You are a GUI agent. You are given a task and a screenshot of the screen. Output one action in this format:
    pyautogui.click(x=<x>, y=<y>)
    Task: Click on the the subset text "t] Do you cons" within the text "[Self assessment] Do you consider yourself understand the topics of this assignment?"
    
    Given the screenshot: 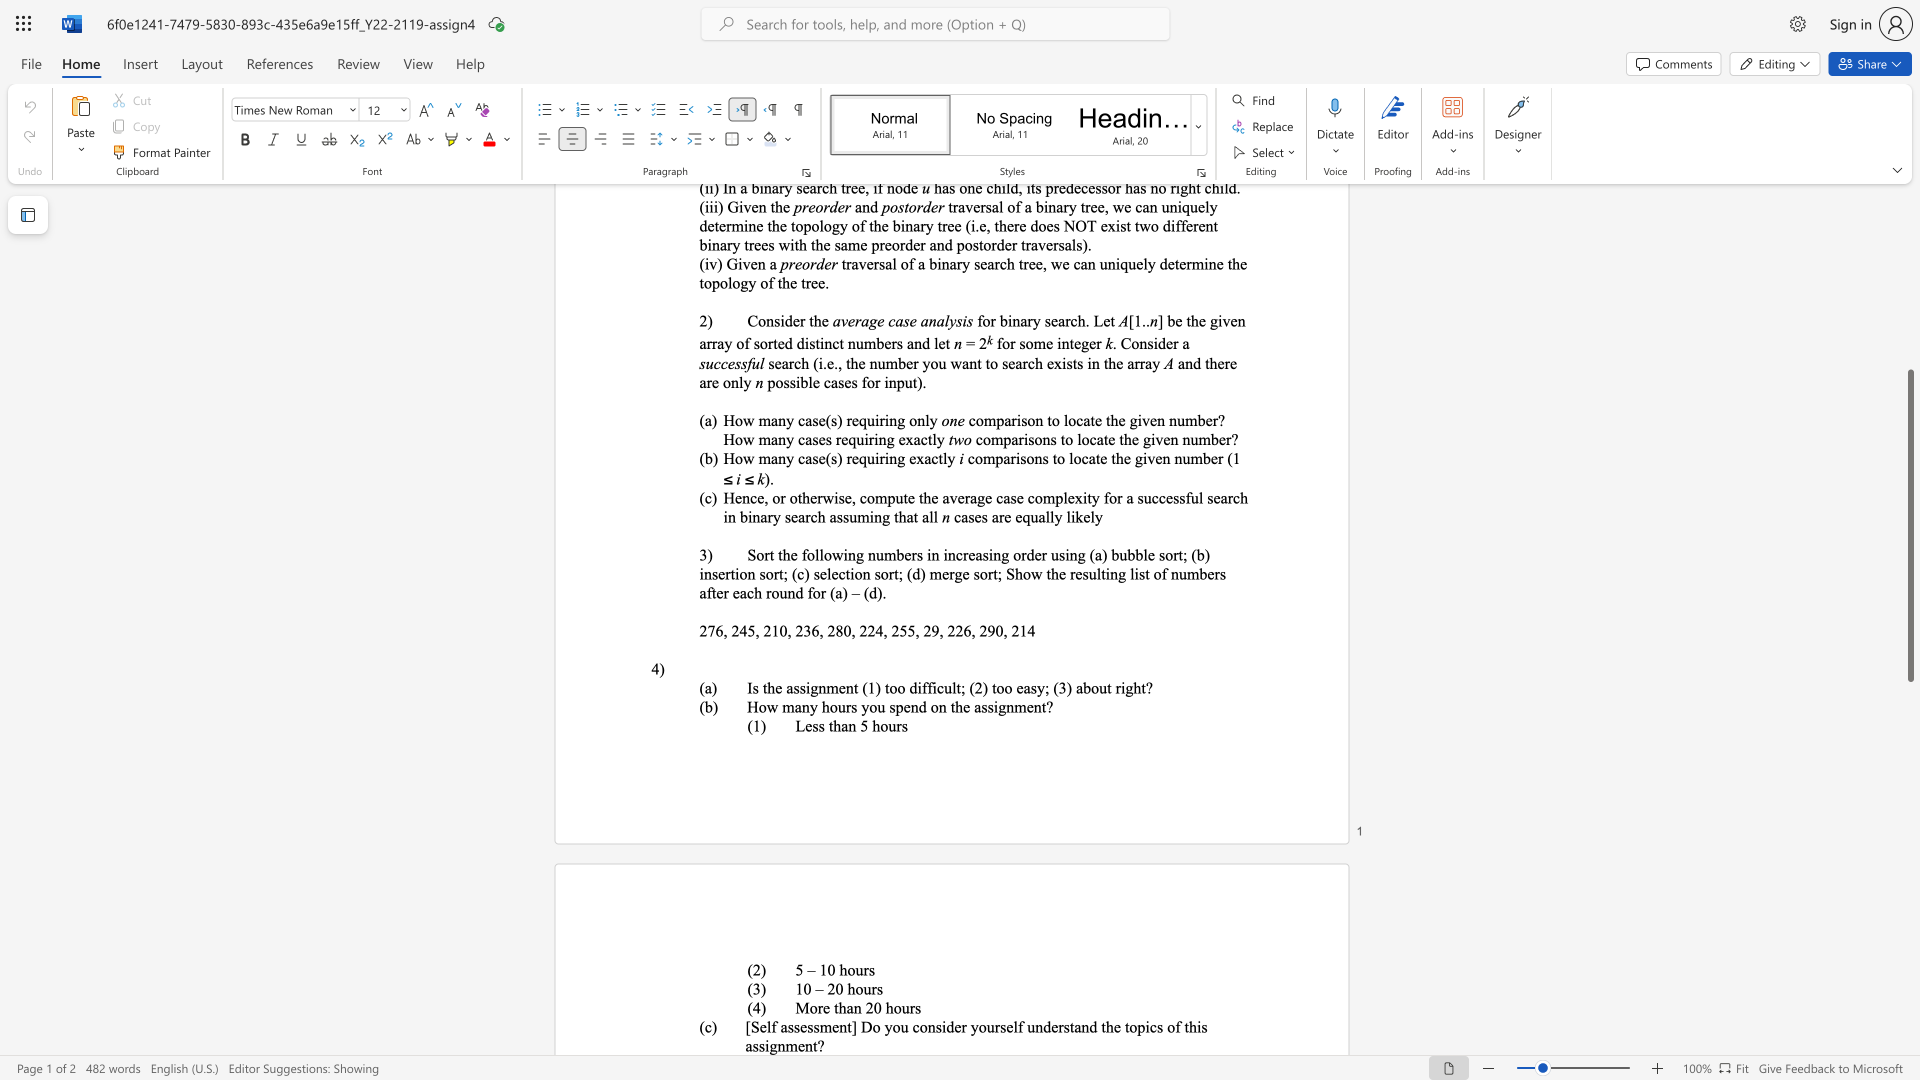 What is the action you would take?
    pyautogui.click(x=847, y=1026)
    